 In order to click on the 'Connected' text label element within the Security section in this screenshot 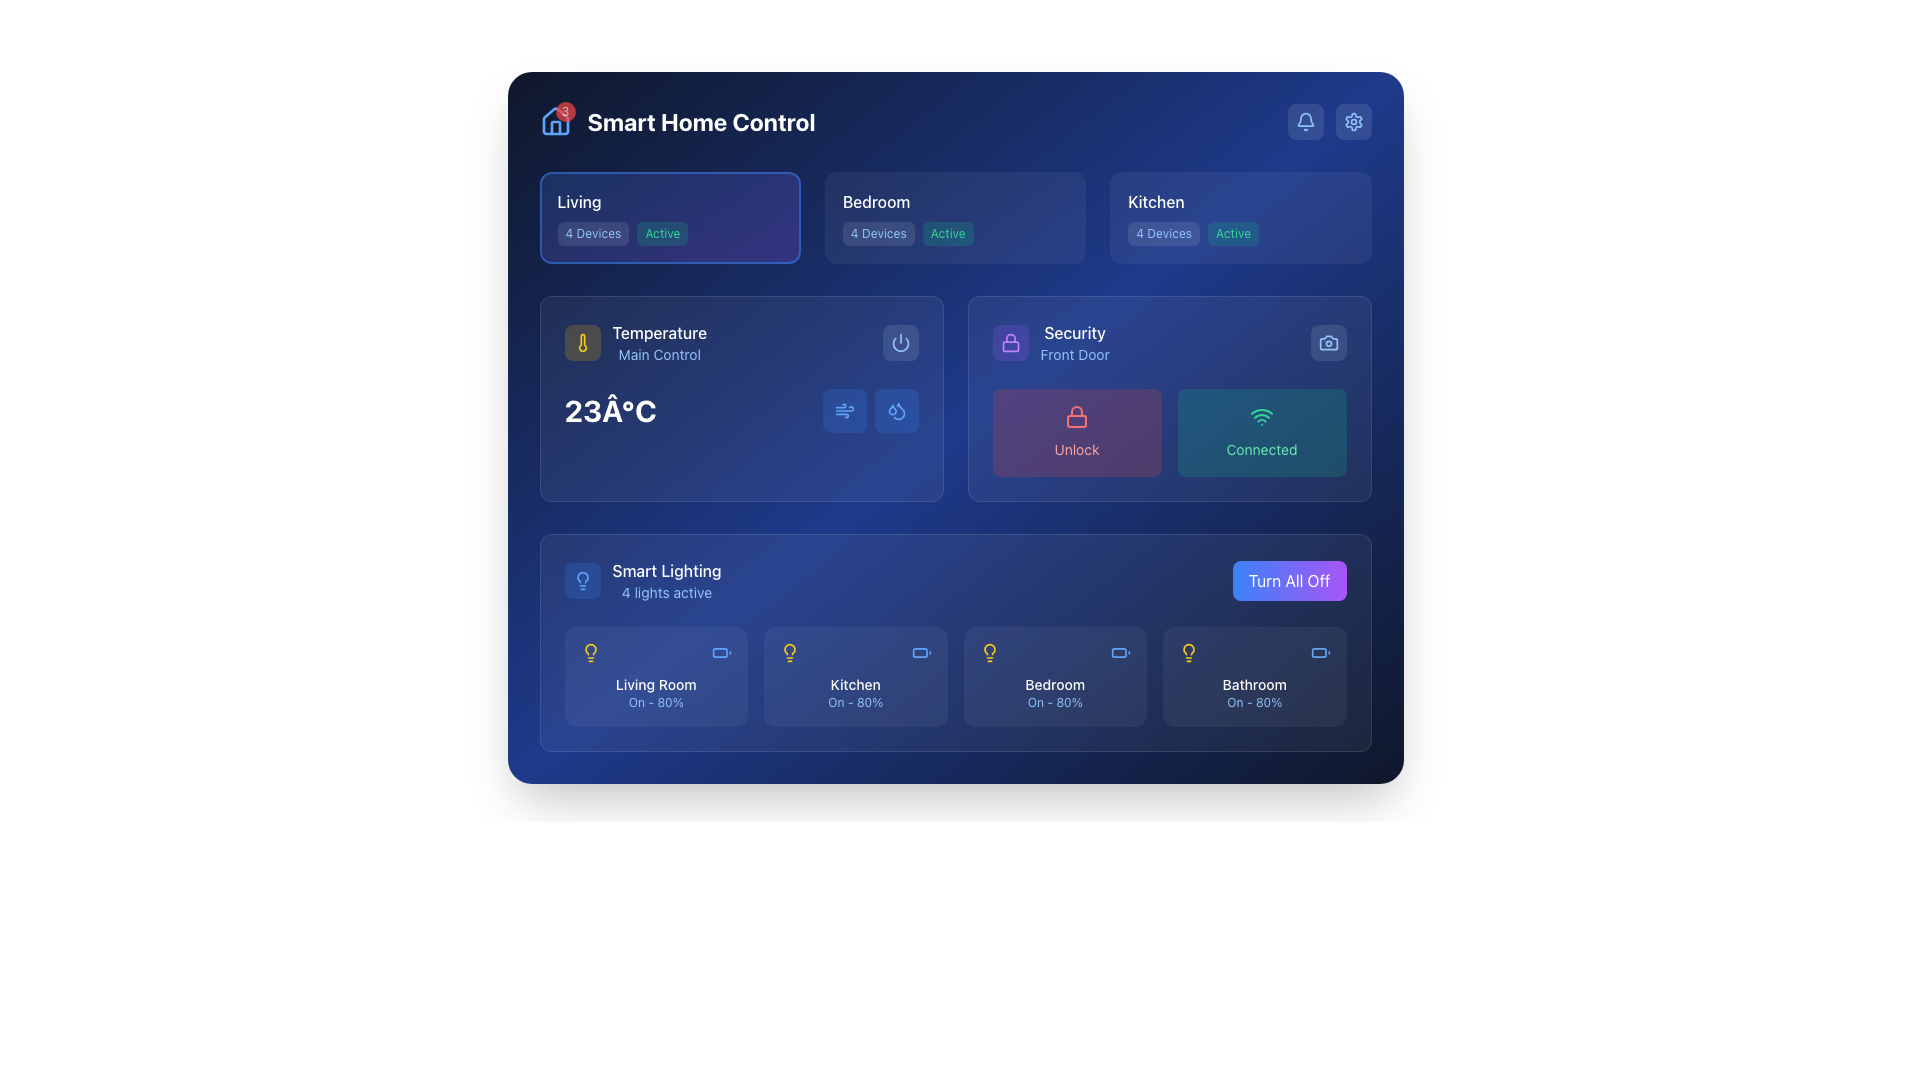, I will do `click(1261, 448)`.